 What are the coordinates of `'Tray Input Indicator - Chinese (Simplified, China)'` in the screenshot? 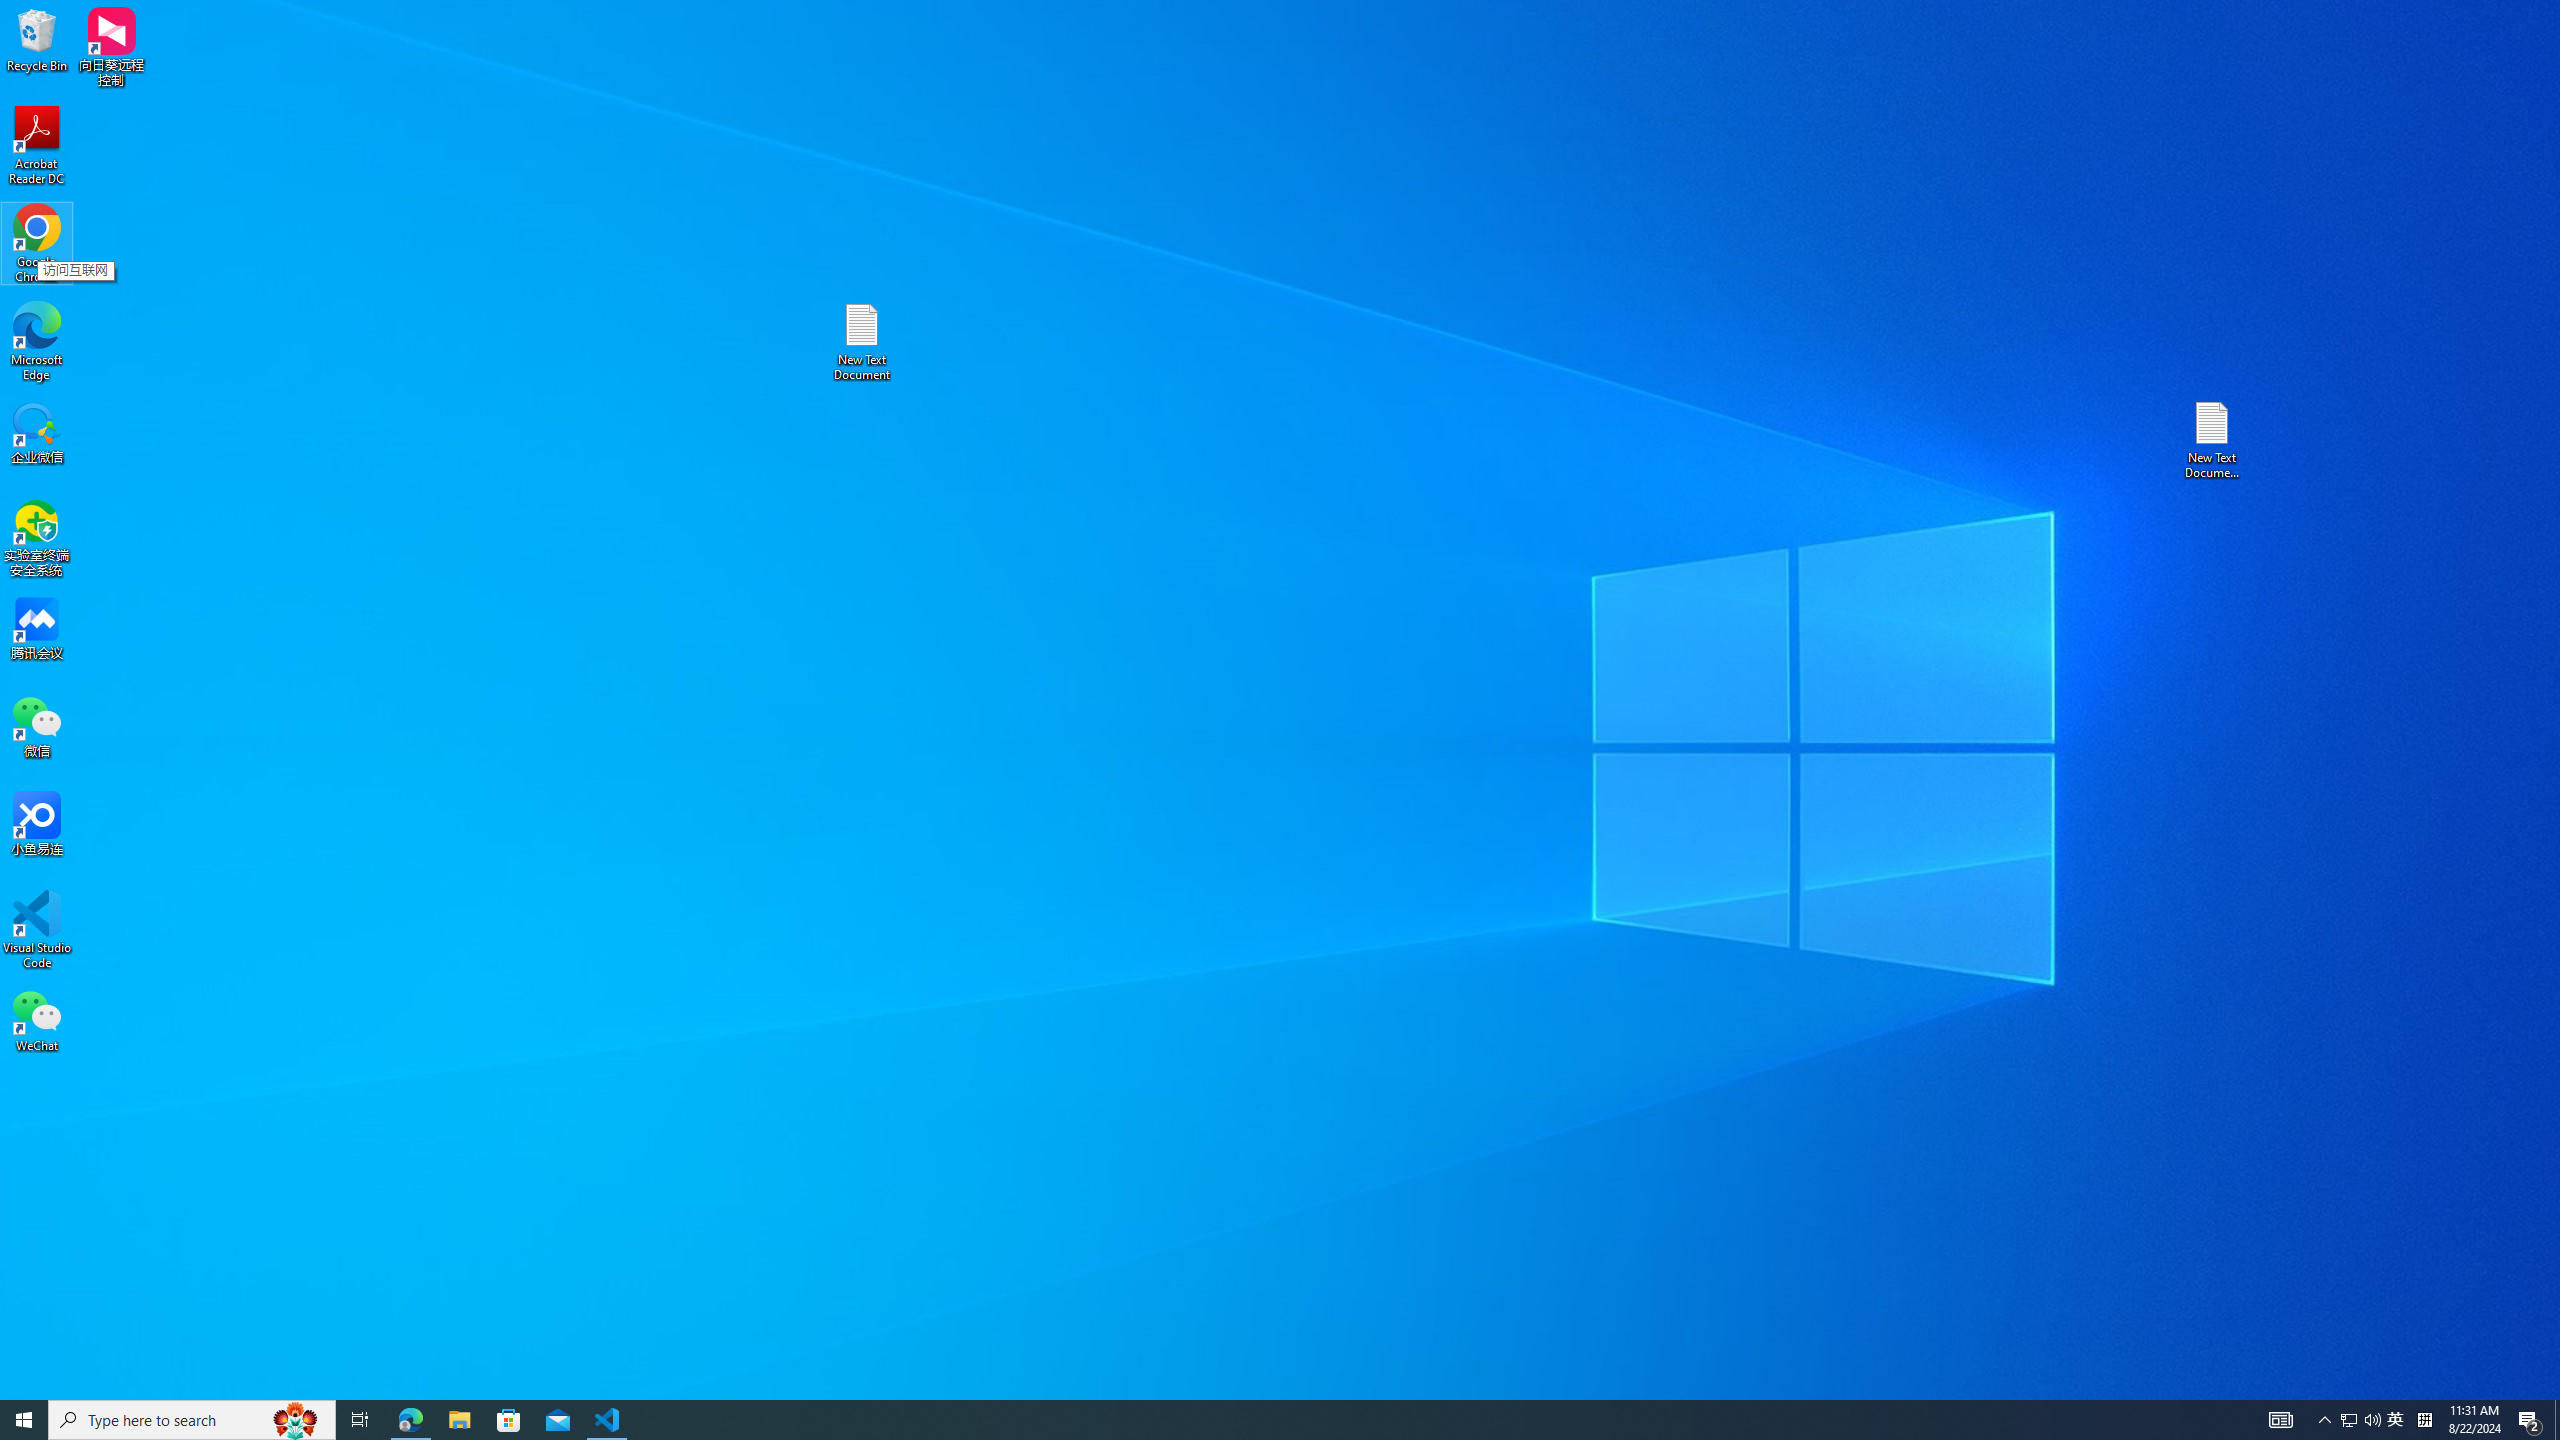 It's located at (2424, 1418).